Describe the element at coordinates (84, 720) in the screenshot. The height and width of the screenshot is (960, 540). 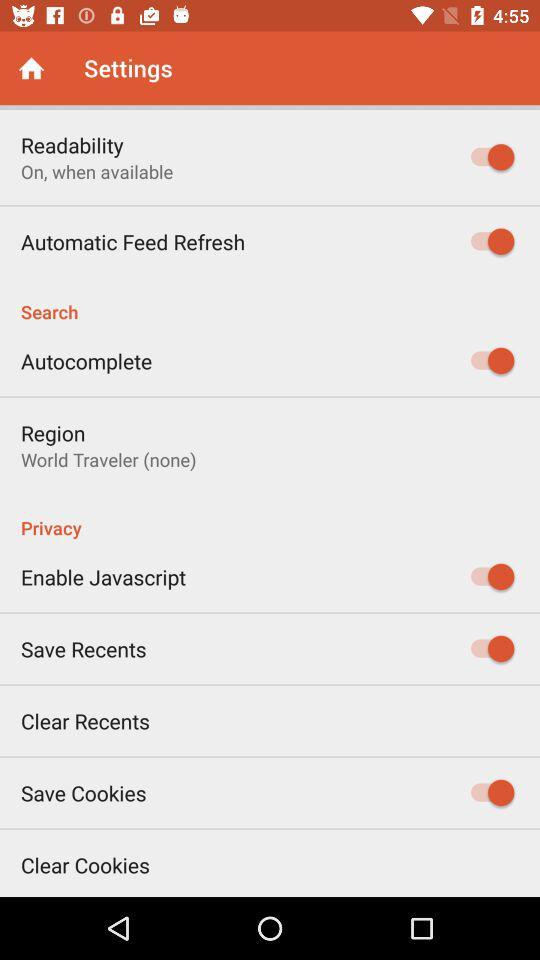
I see `the icon above the save cookies item` at that location.